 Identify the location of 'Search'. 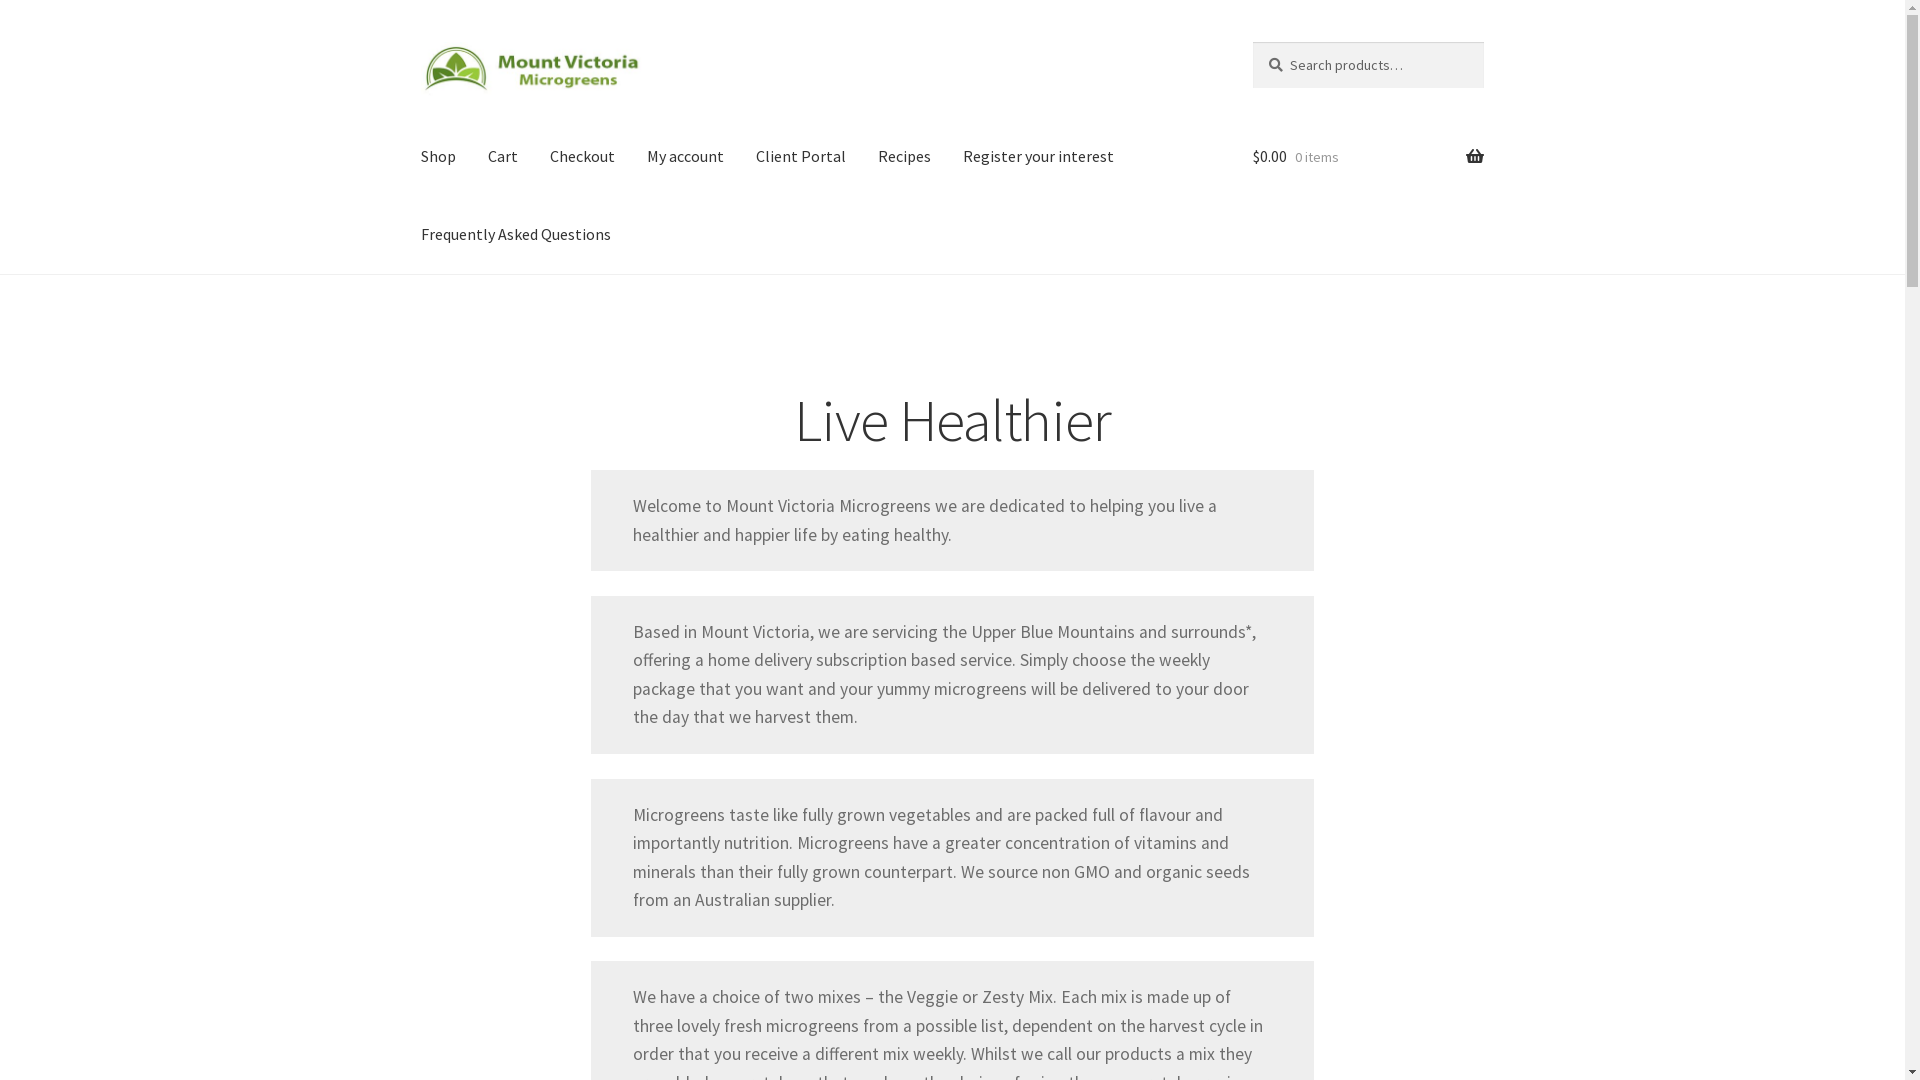
(1251, 41).